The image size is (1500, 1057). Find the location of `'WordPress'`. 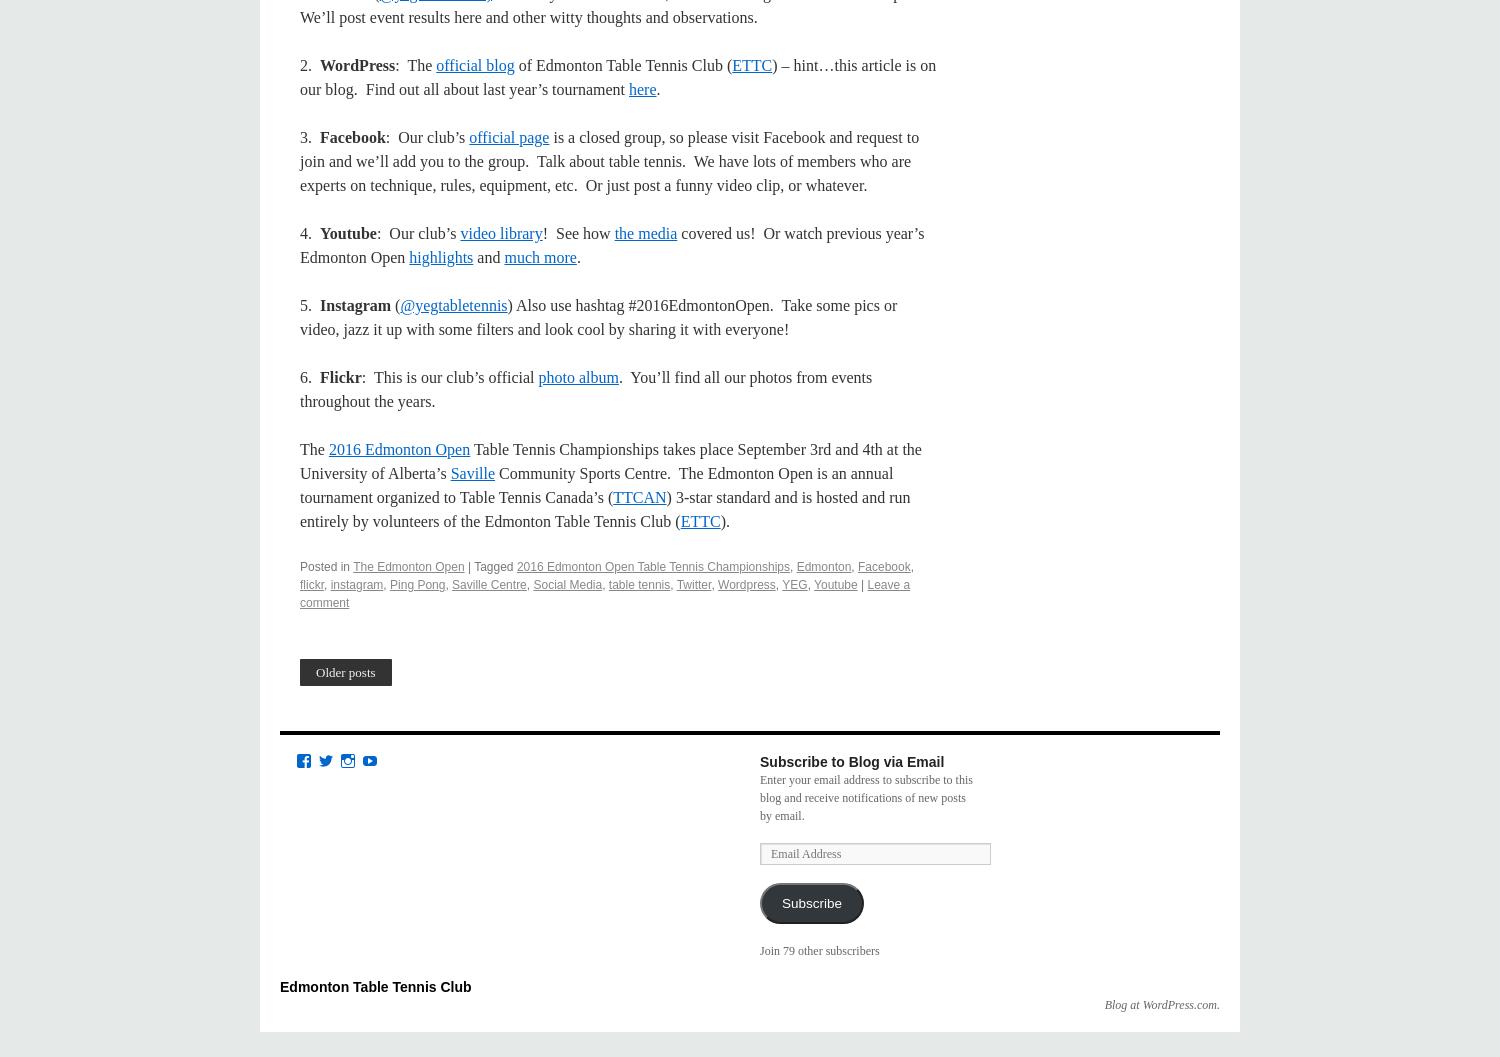

'WordPress' is located at coordinates (356, 65).